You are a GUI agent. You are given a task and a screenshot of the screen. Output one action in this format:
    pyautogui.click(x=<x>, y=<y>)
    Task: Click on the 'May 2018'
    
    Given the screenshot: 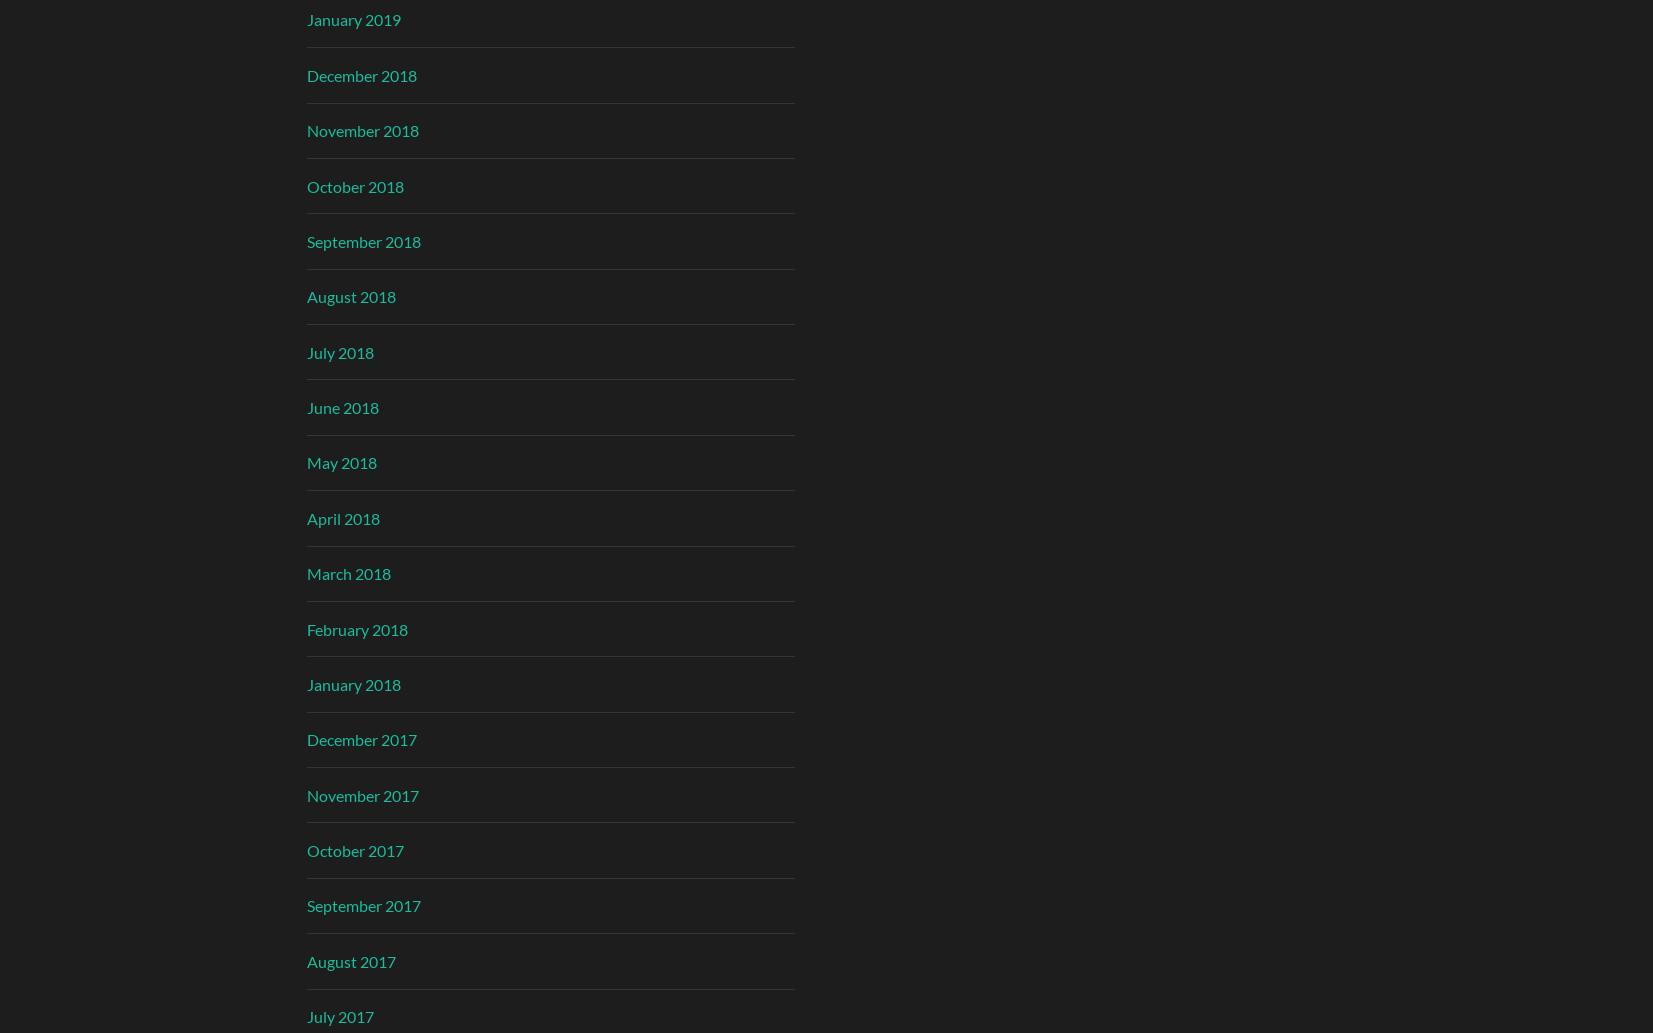 What is the action you would take?
    pyautogui.click(x=304, y=462)
    